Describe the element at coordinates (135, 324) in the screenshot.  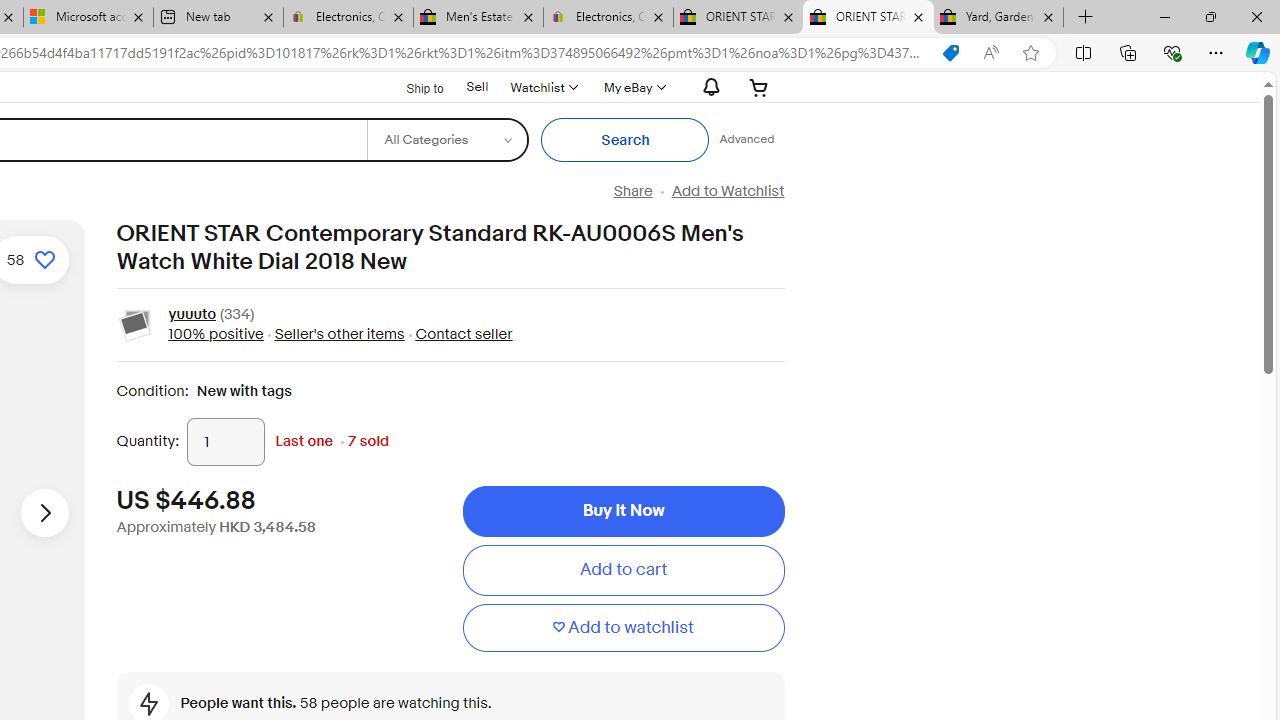
I see `'Class: ux-action'` at that location.